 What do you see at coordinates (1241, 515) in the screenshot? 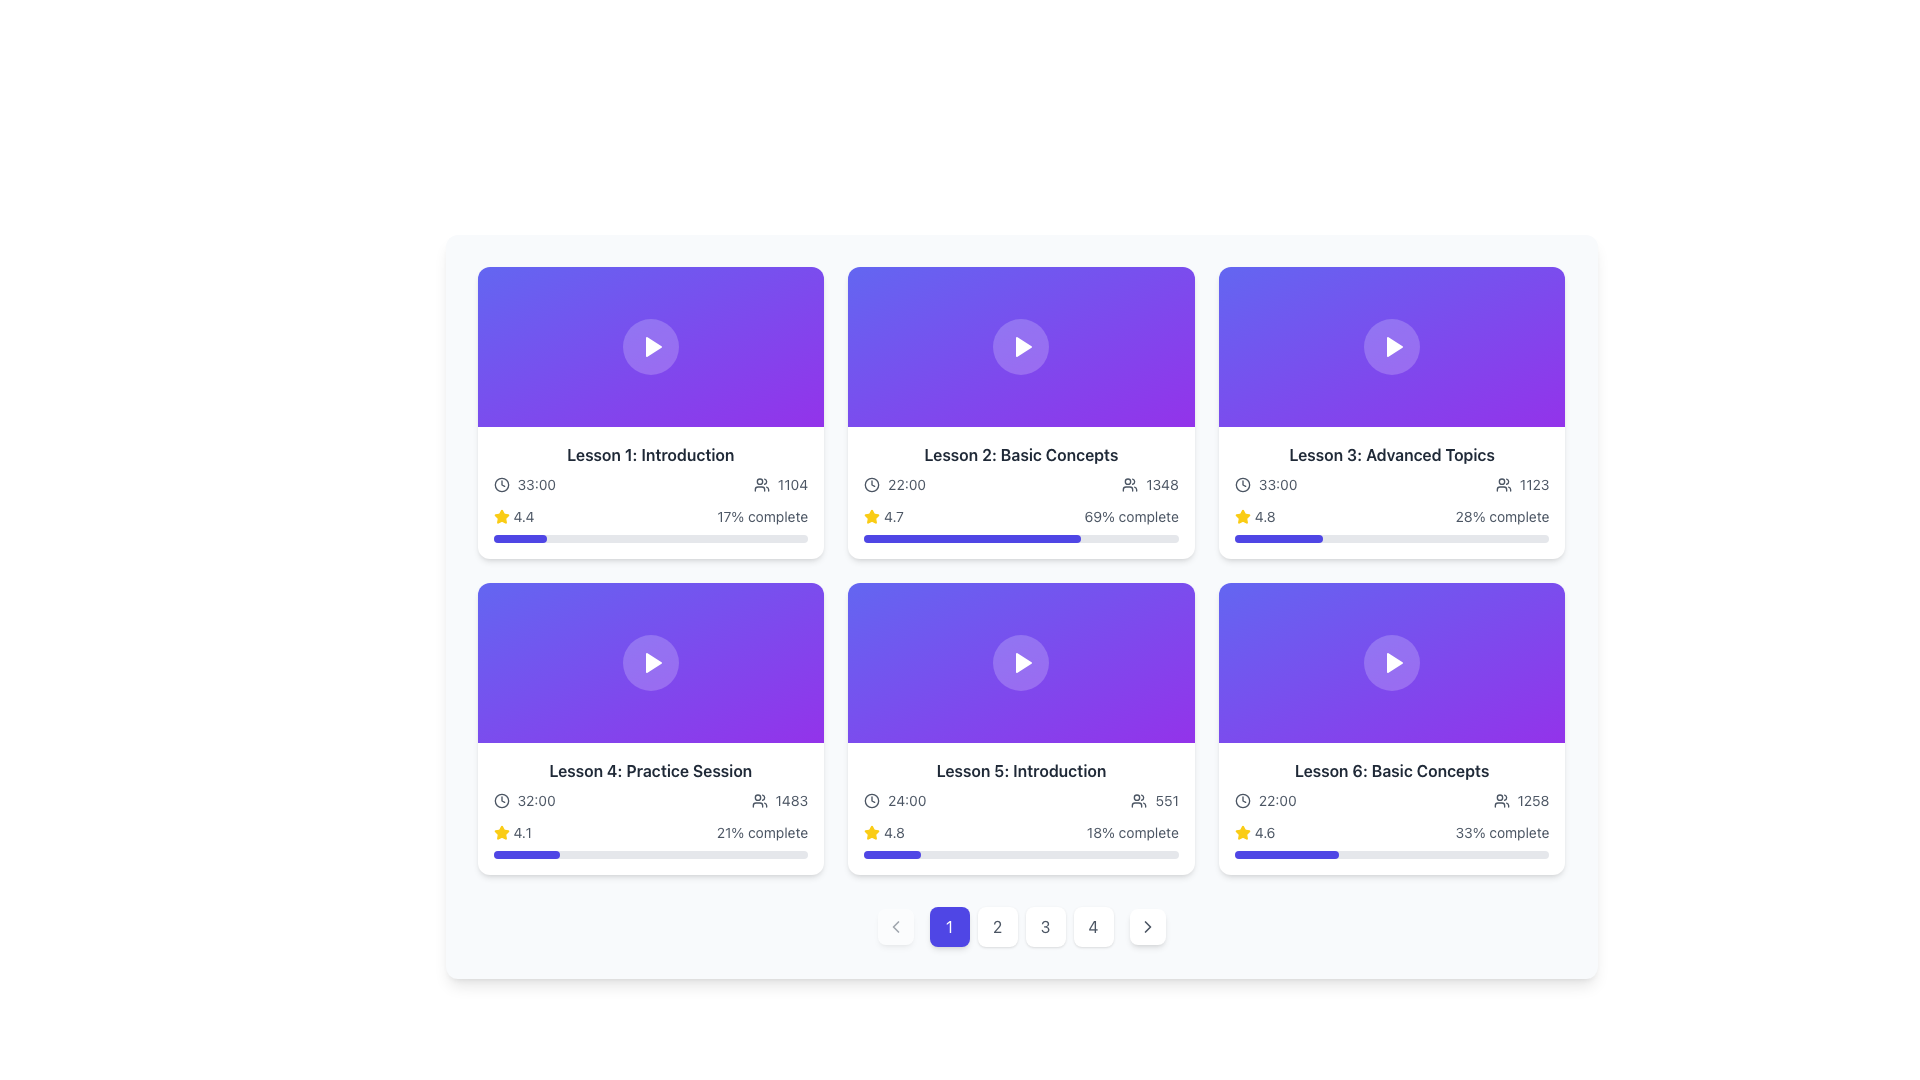
I see `the rating icon located to the left of the text '4.8' in the 'Lesson 3: Advanced Topics' card` at bounding box center [1241, 515].